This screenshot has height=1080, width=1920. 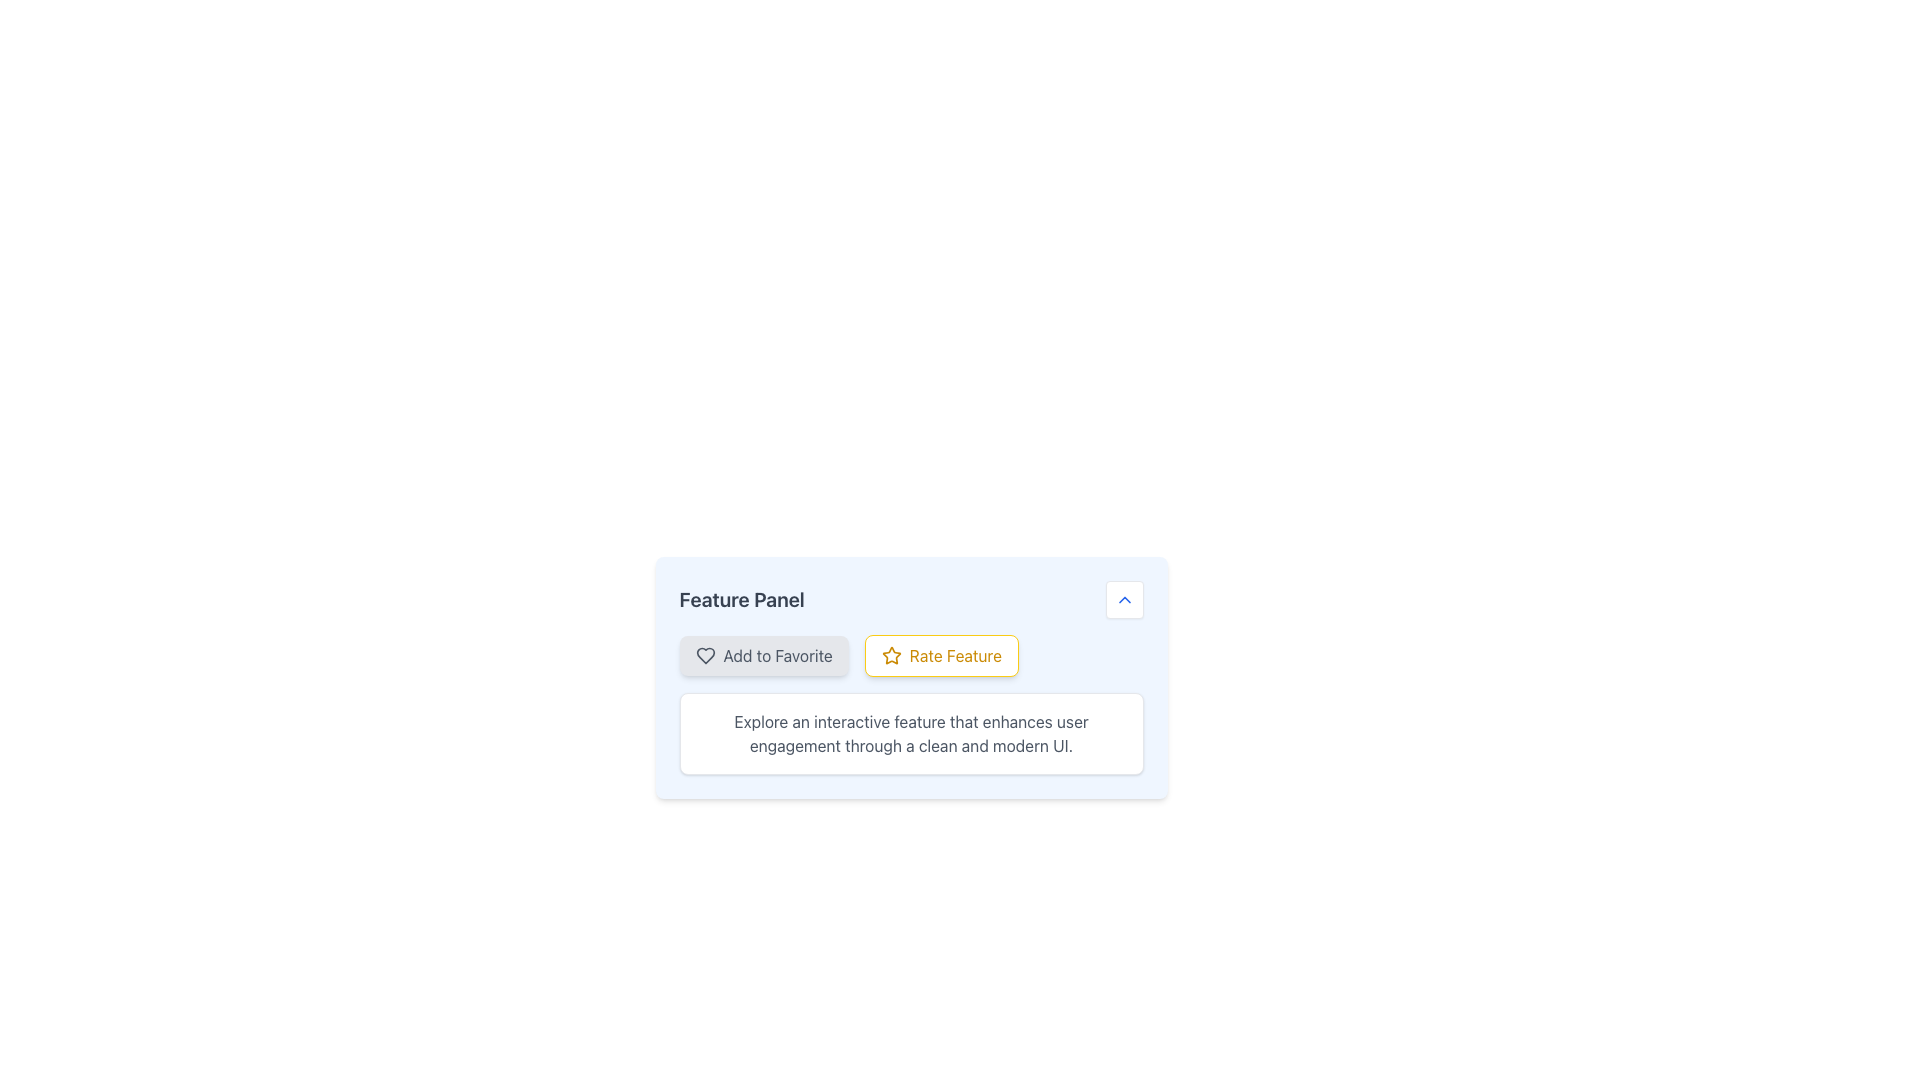 What do you see at coordinates (890, 655) in the screenshot?
I see `the star-shaped icon within the 'Rate Feature' button` at bounding box center [890, 655].